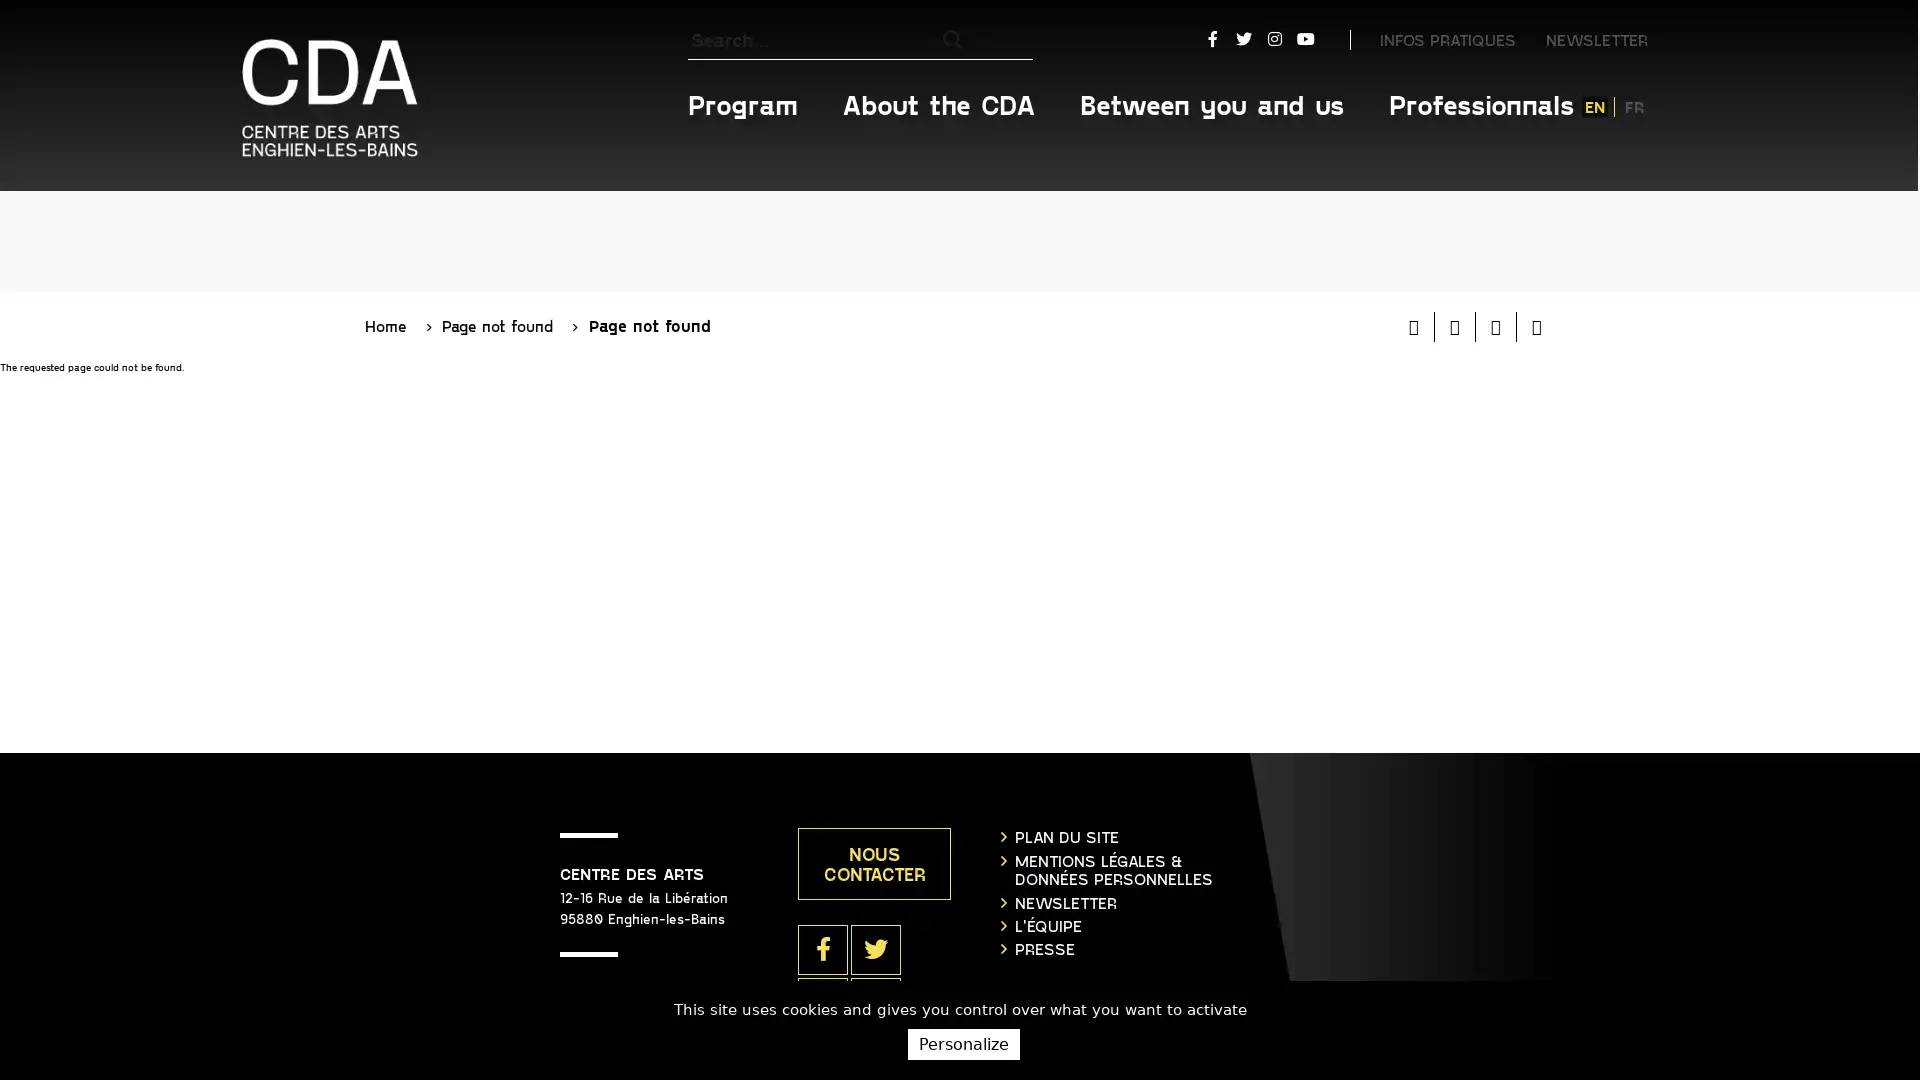 The height and width of the screenshot is (1080, 1920). Describe the element at coordinates (1012, 39) in the screenshot. I see `Search all the site` at that location.